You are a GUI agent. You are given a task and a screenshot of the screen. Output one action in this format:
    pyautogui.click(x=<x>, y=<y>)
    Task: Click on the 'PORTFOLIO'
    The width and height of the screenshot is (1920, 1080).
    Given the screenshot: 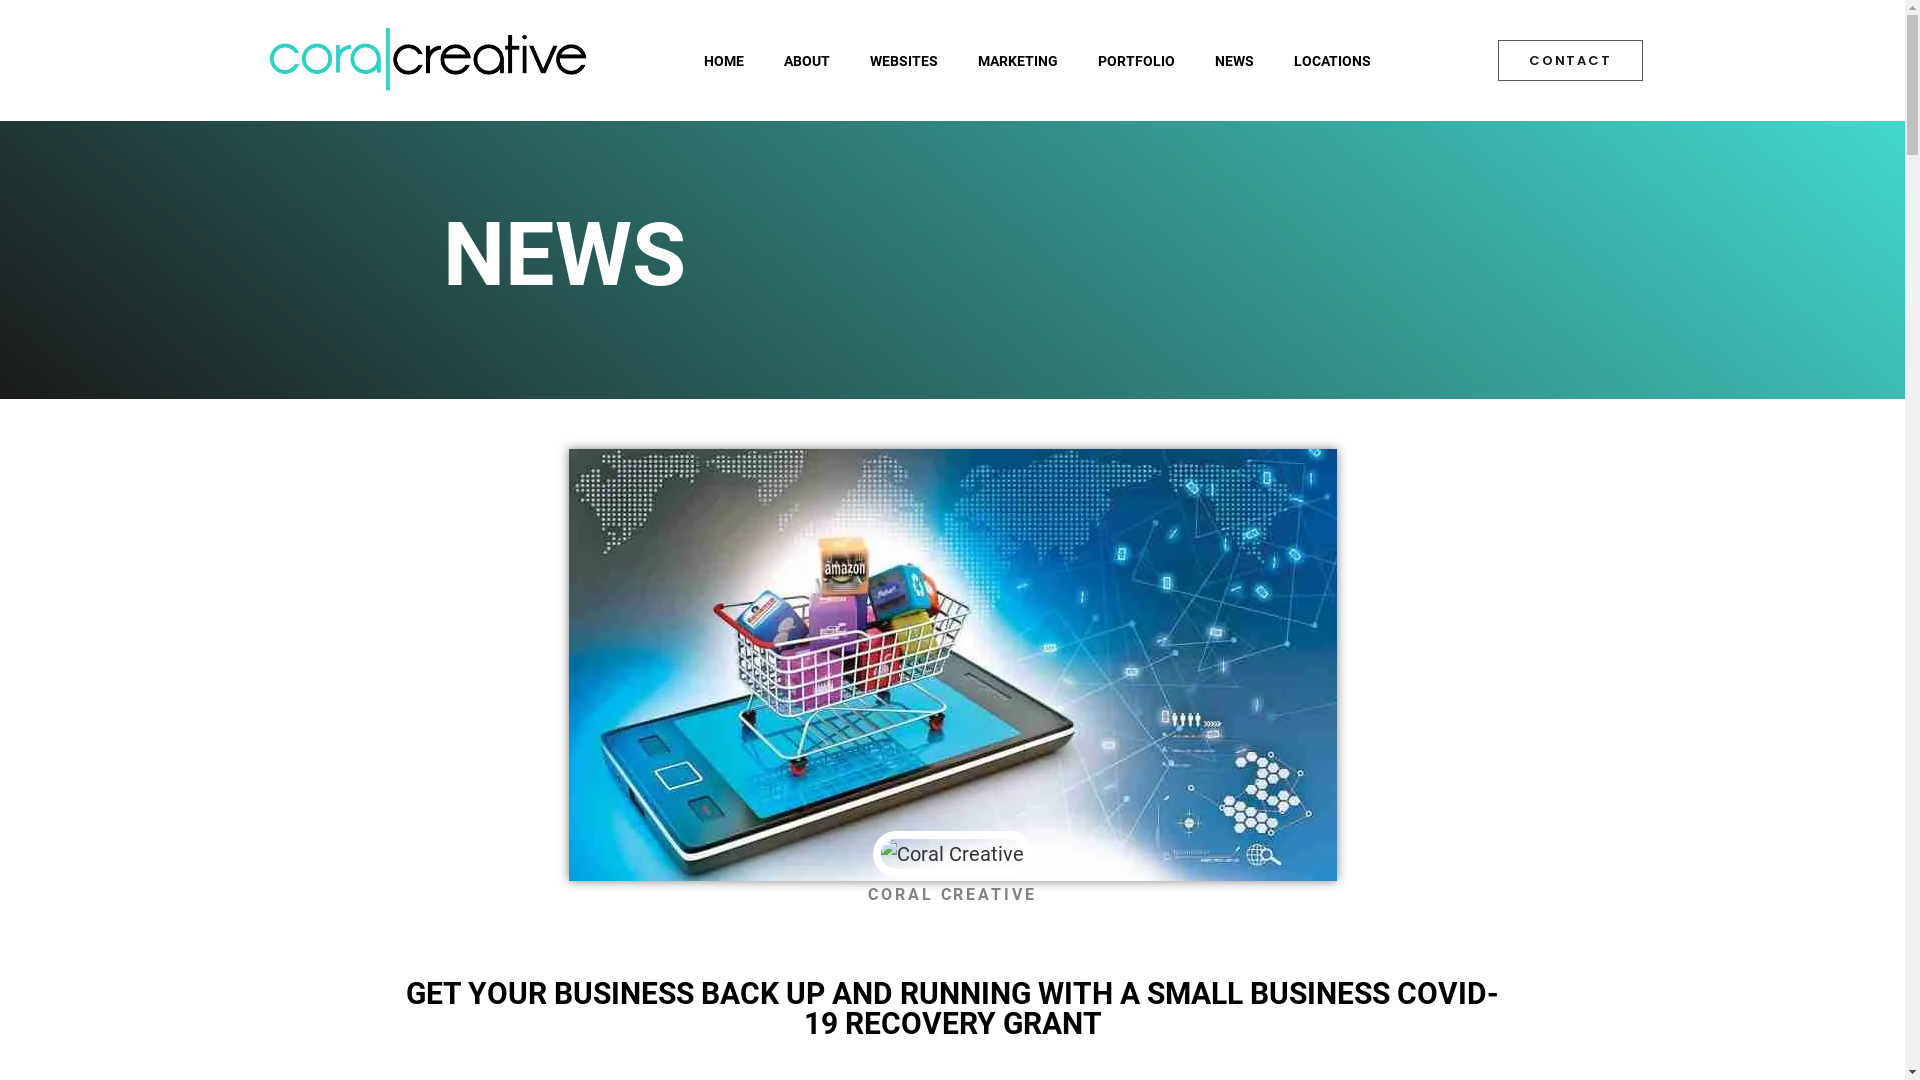 What is the action you would take?
    pyautogui.click(x=1136, y=60)
    